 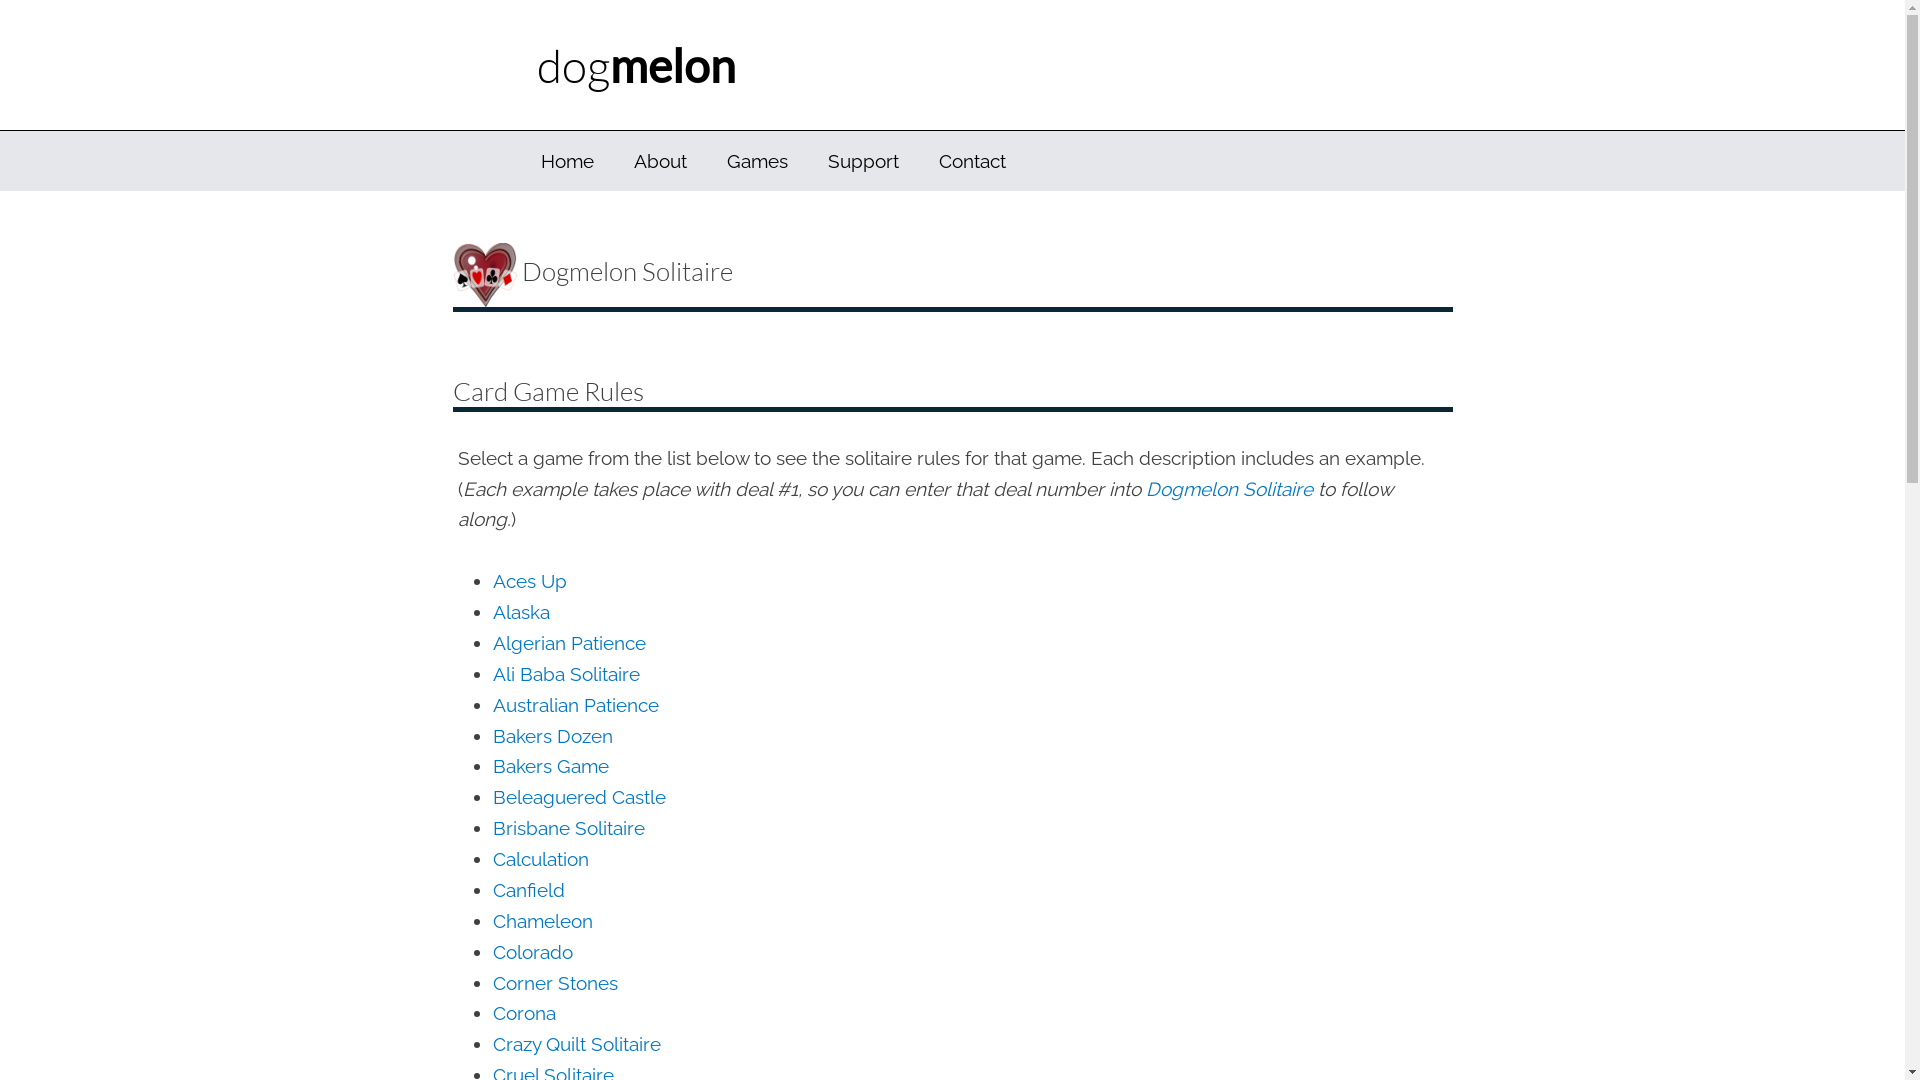 I want to click on 'Home', so click(x=565, y=160).